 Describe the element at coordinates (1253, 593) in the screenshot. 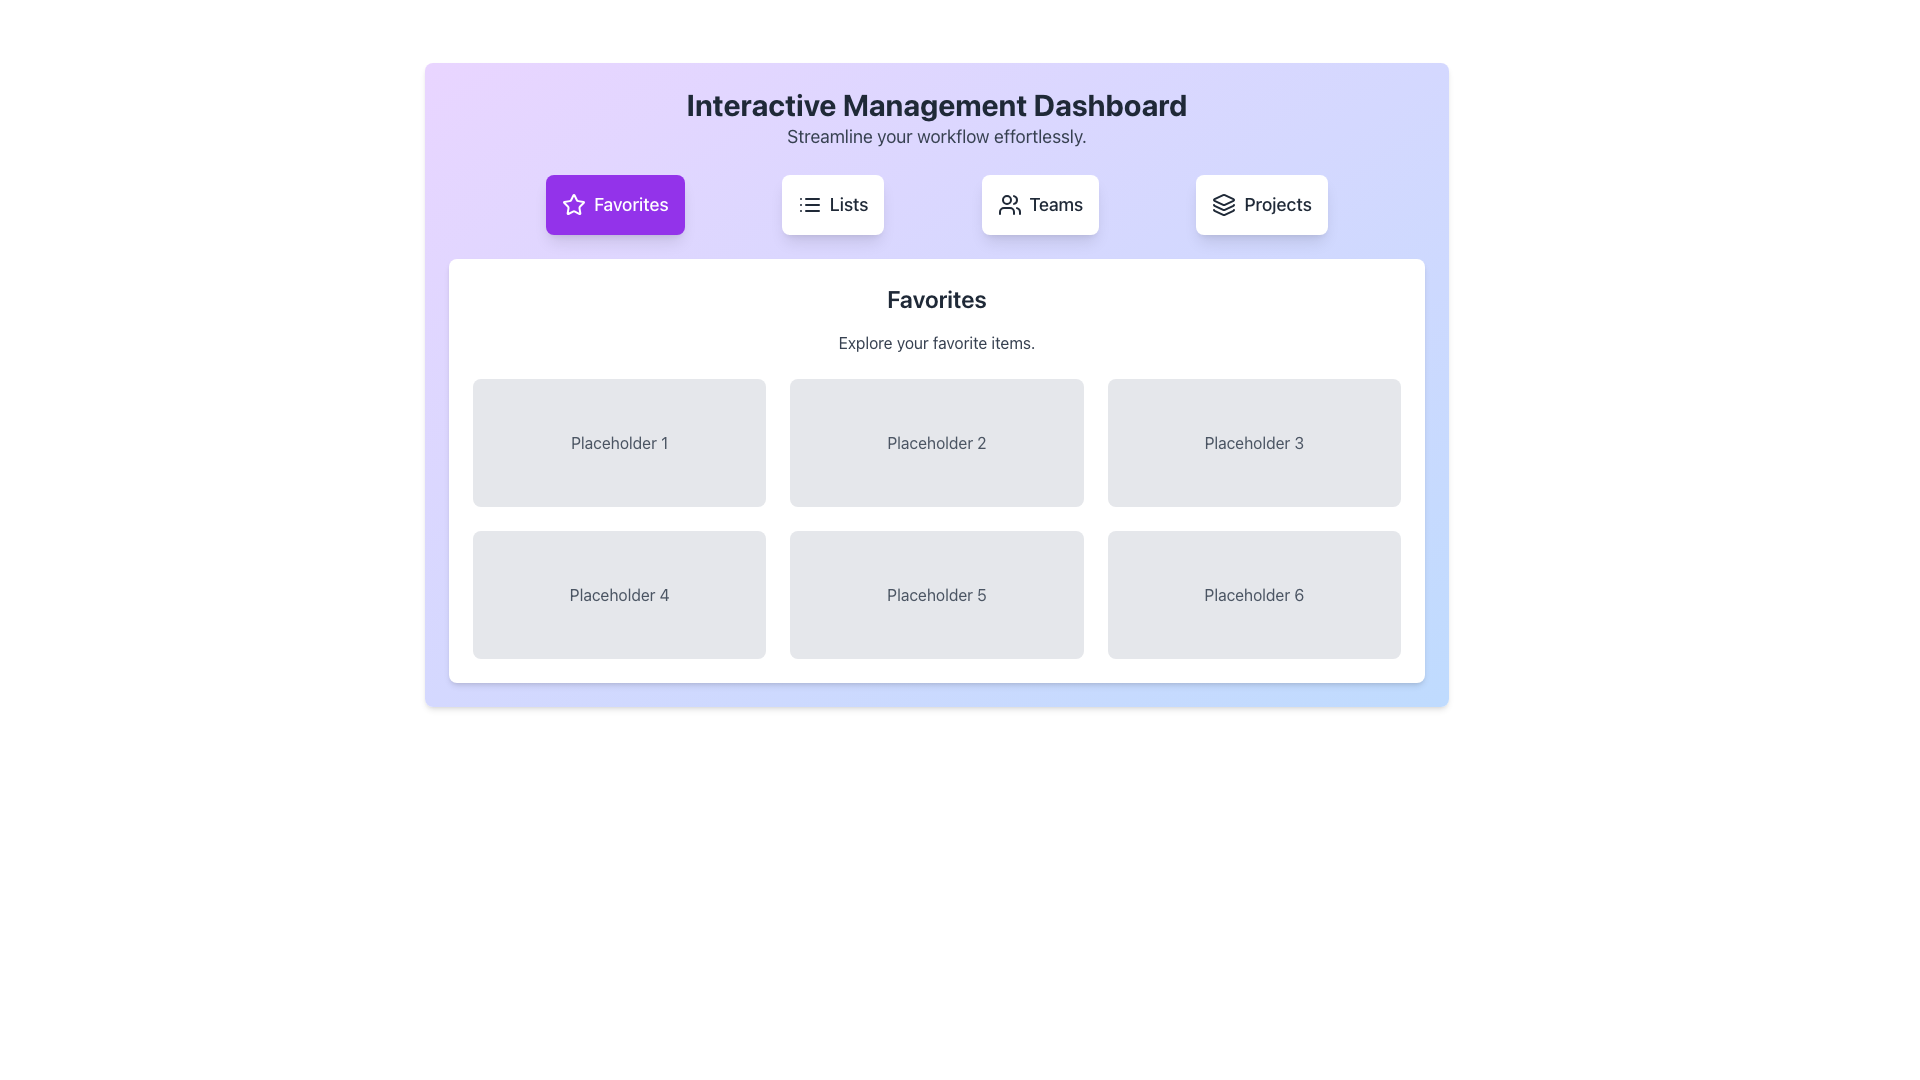

I see `the static placeholder element located in the bottom-right corner of a grid layout, specifically the sixth element in a two-row, three-column arrangement` at that location.